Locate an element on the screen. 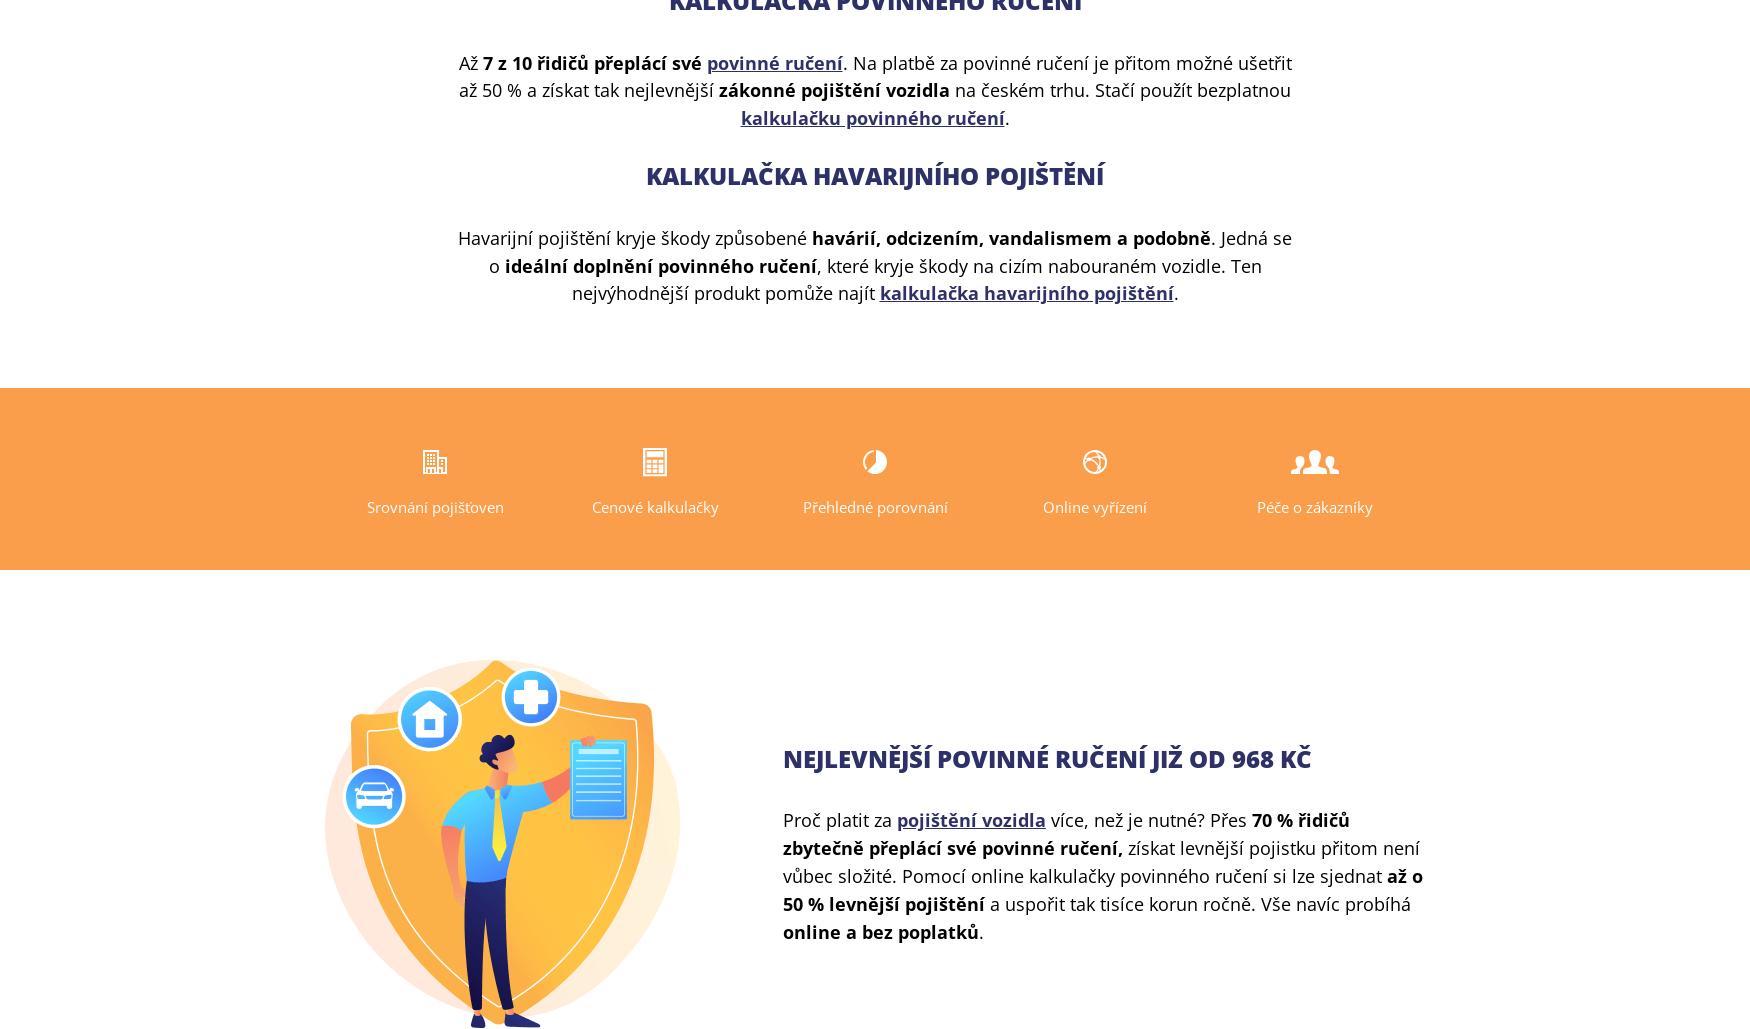 This screenshot has height=1029, width=1750. 'zákonné pojištění vozidla' is located at coordinates (719, 89).